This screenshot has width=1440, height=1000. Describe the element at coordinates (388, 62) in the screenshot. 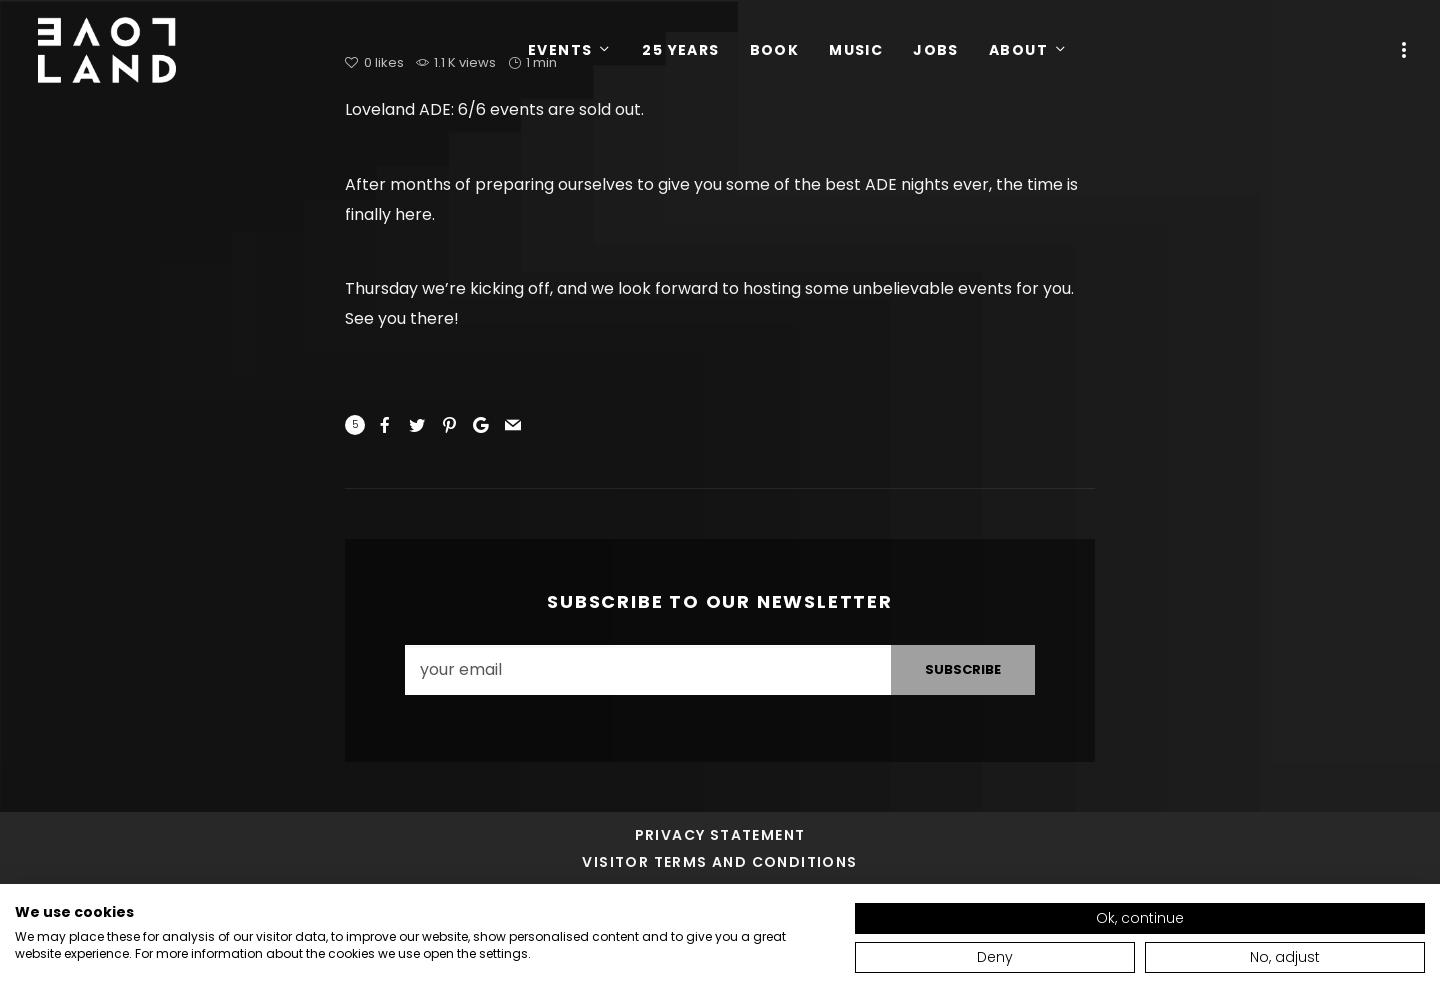

I see `'likes'` at that location.